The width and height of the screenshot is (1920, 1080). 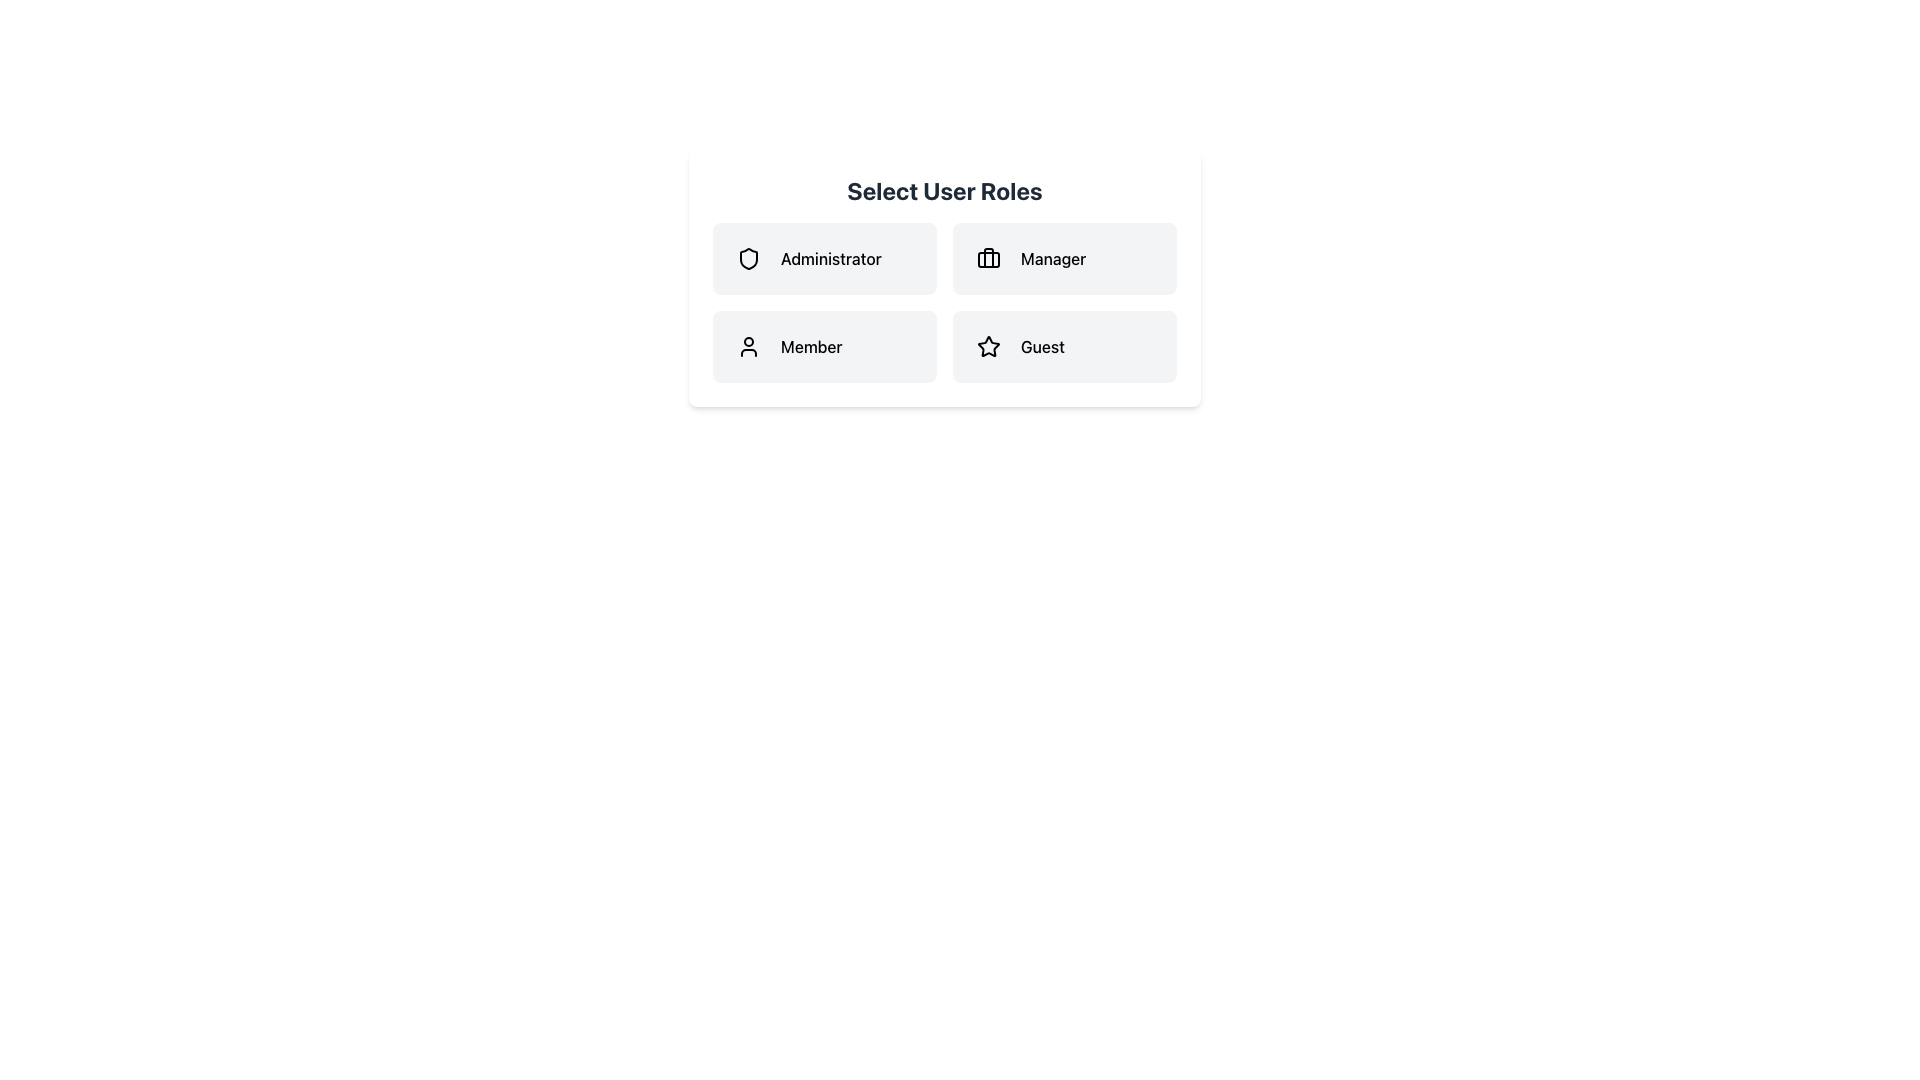 I want to click on 'Administrator' icon located at the top left corner of the 'Select User Roles' card for details, so click(x=747, y=257).